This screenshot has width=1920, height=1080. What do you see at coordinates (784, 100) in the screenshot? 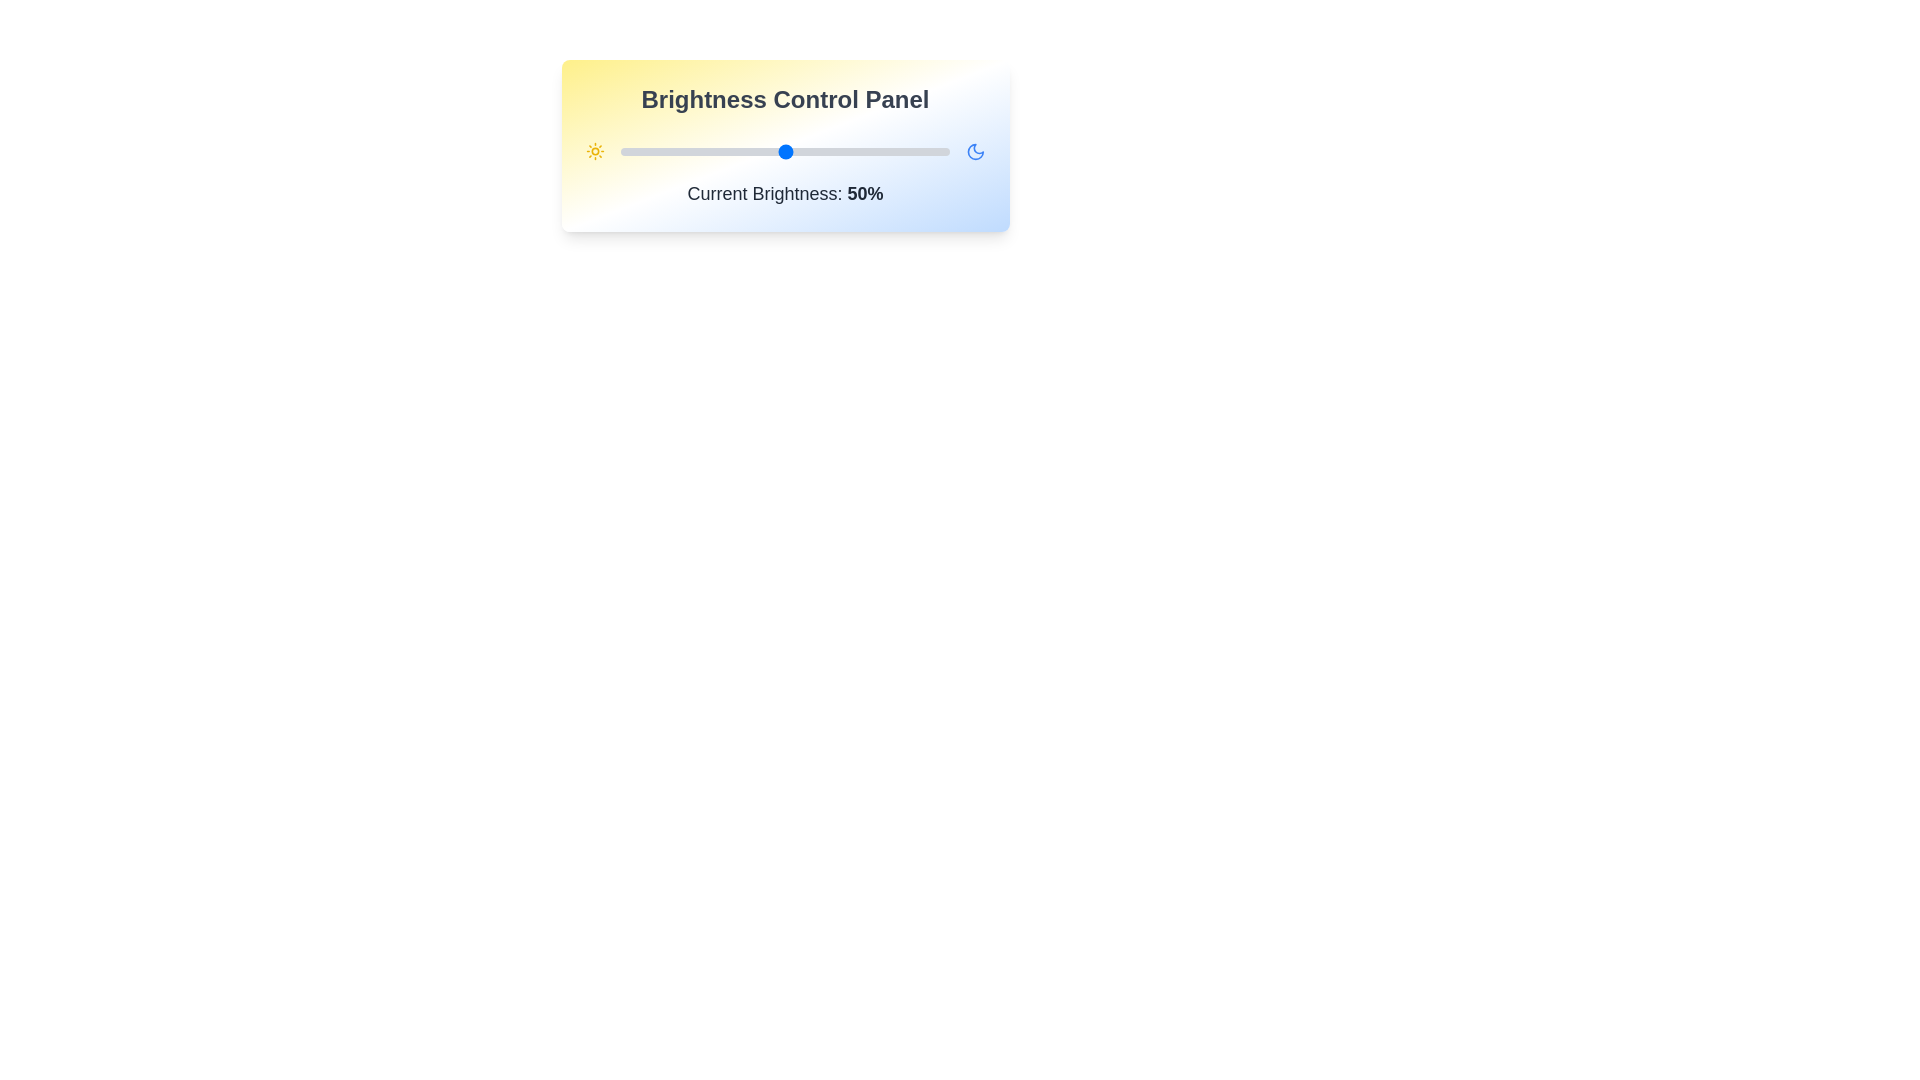
I see `the bold heading 'Brightness Control Panel'` at bounding box center [784, 100].